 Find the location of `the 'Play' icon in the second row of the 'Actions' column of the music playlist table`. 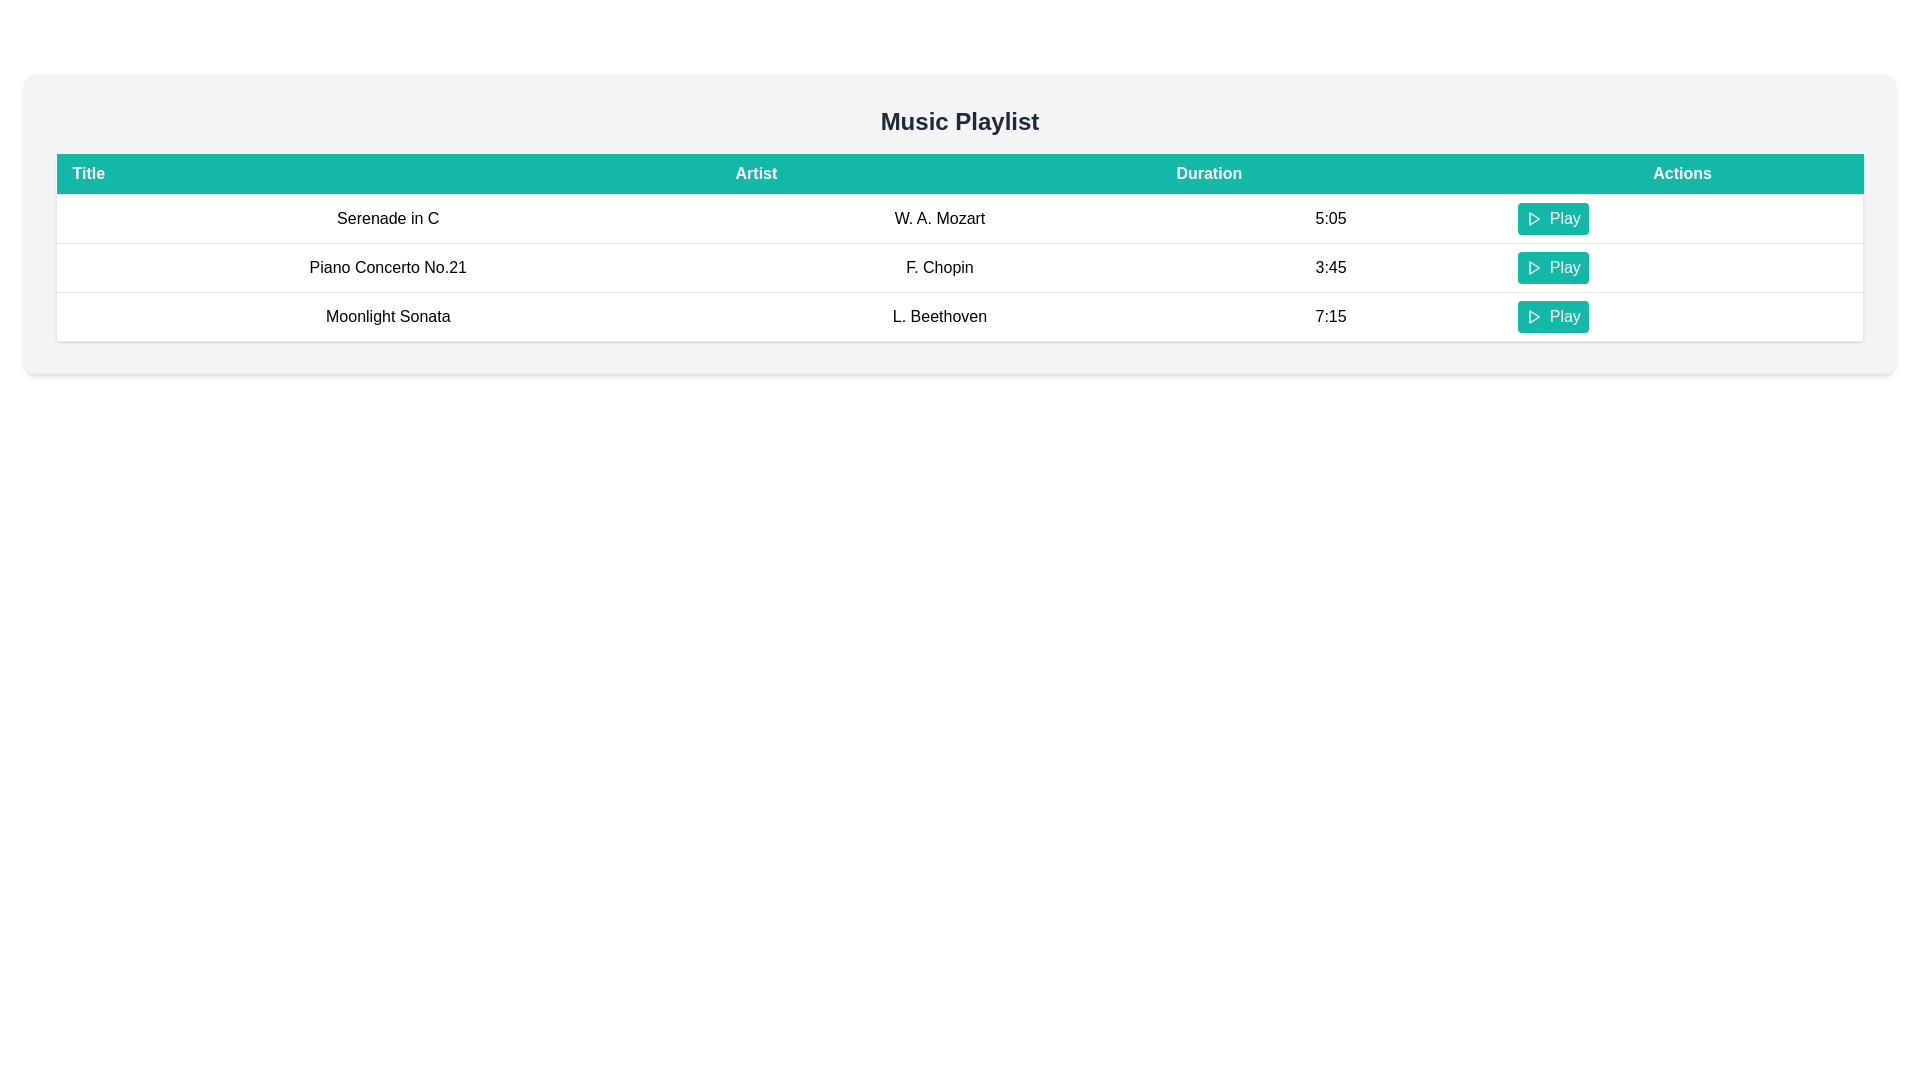

the 'Play' icon in the second row of the 'Actions' column of the music playlist table is located at coordinates (1532, 266).